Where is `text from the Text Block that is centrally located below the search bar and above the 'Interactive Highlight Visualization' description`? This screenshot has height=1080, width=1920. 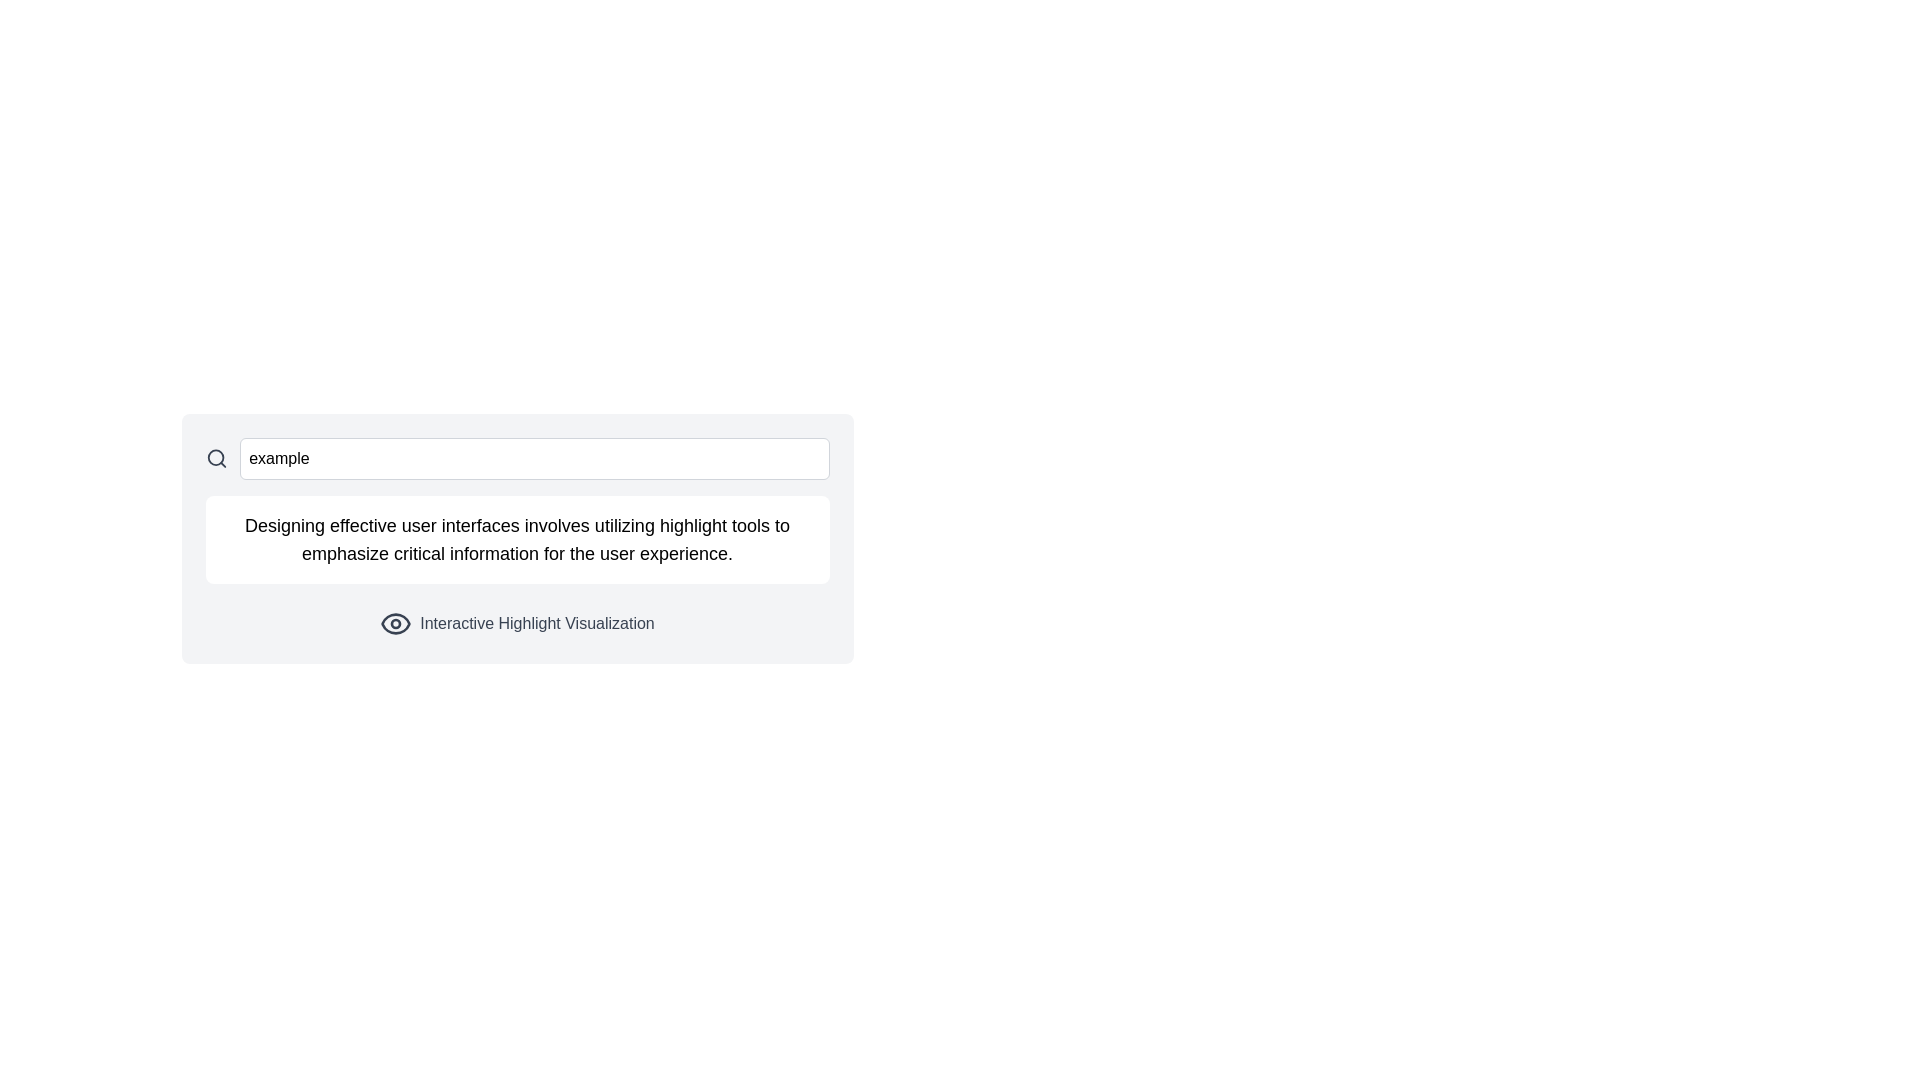
text from the Text Block that is centrally located below the search bar and above the 'Interactive Highlight Visualization' description is located at coordinates (517, 540).